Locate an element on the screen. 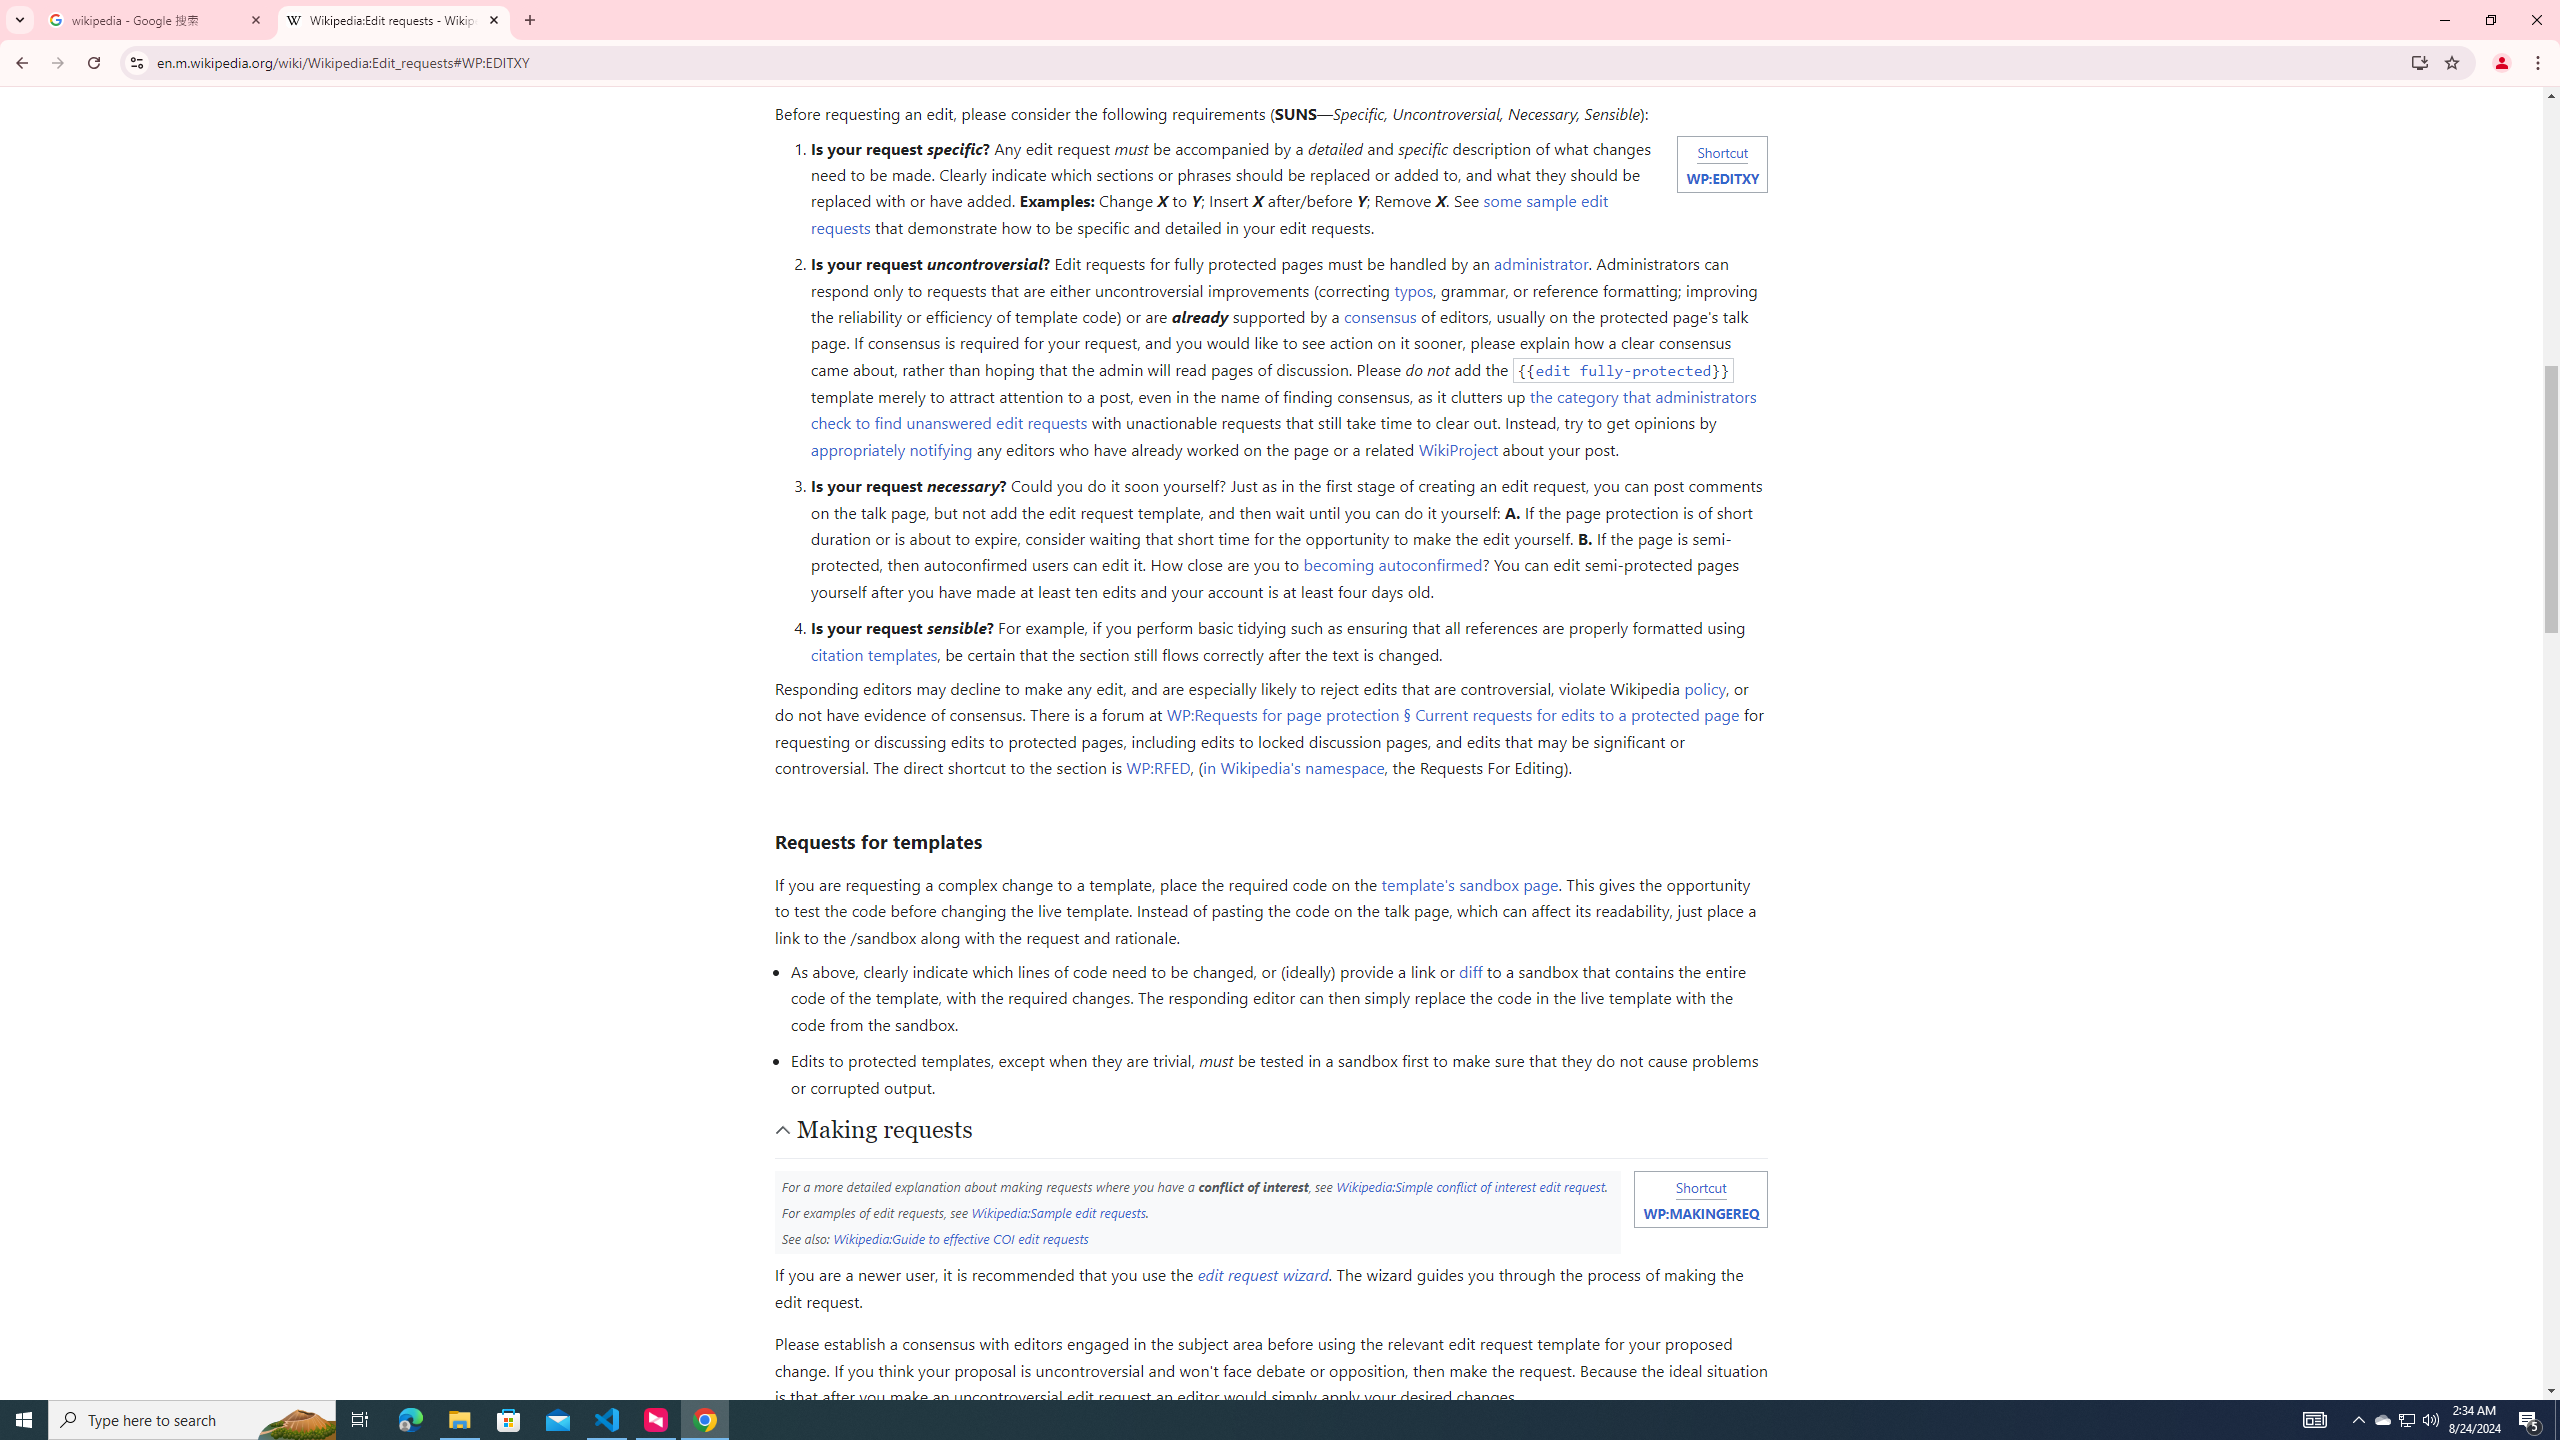 This screenshot has height=1440, width=2560. 'template' is located at coordinates (1468, 884).